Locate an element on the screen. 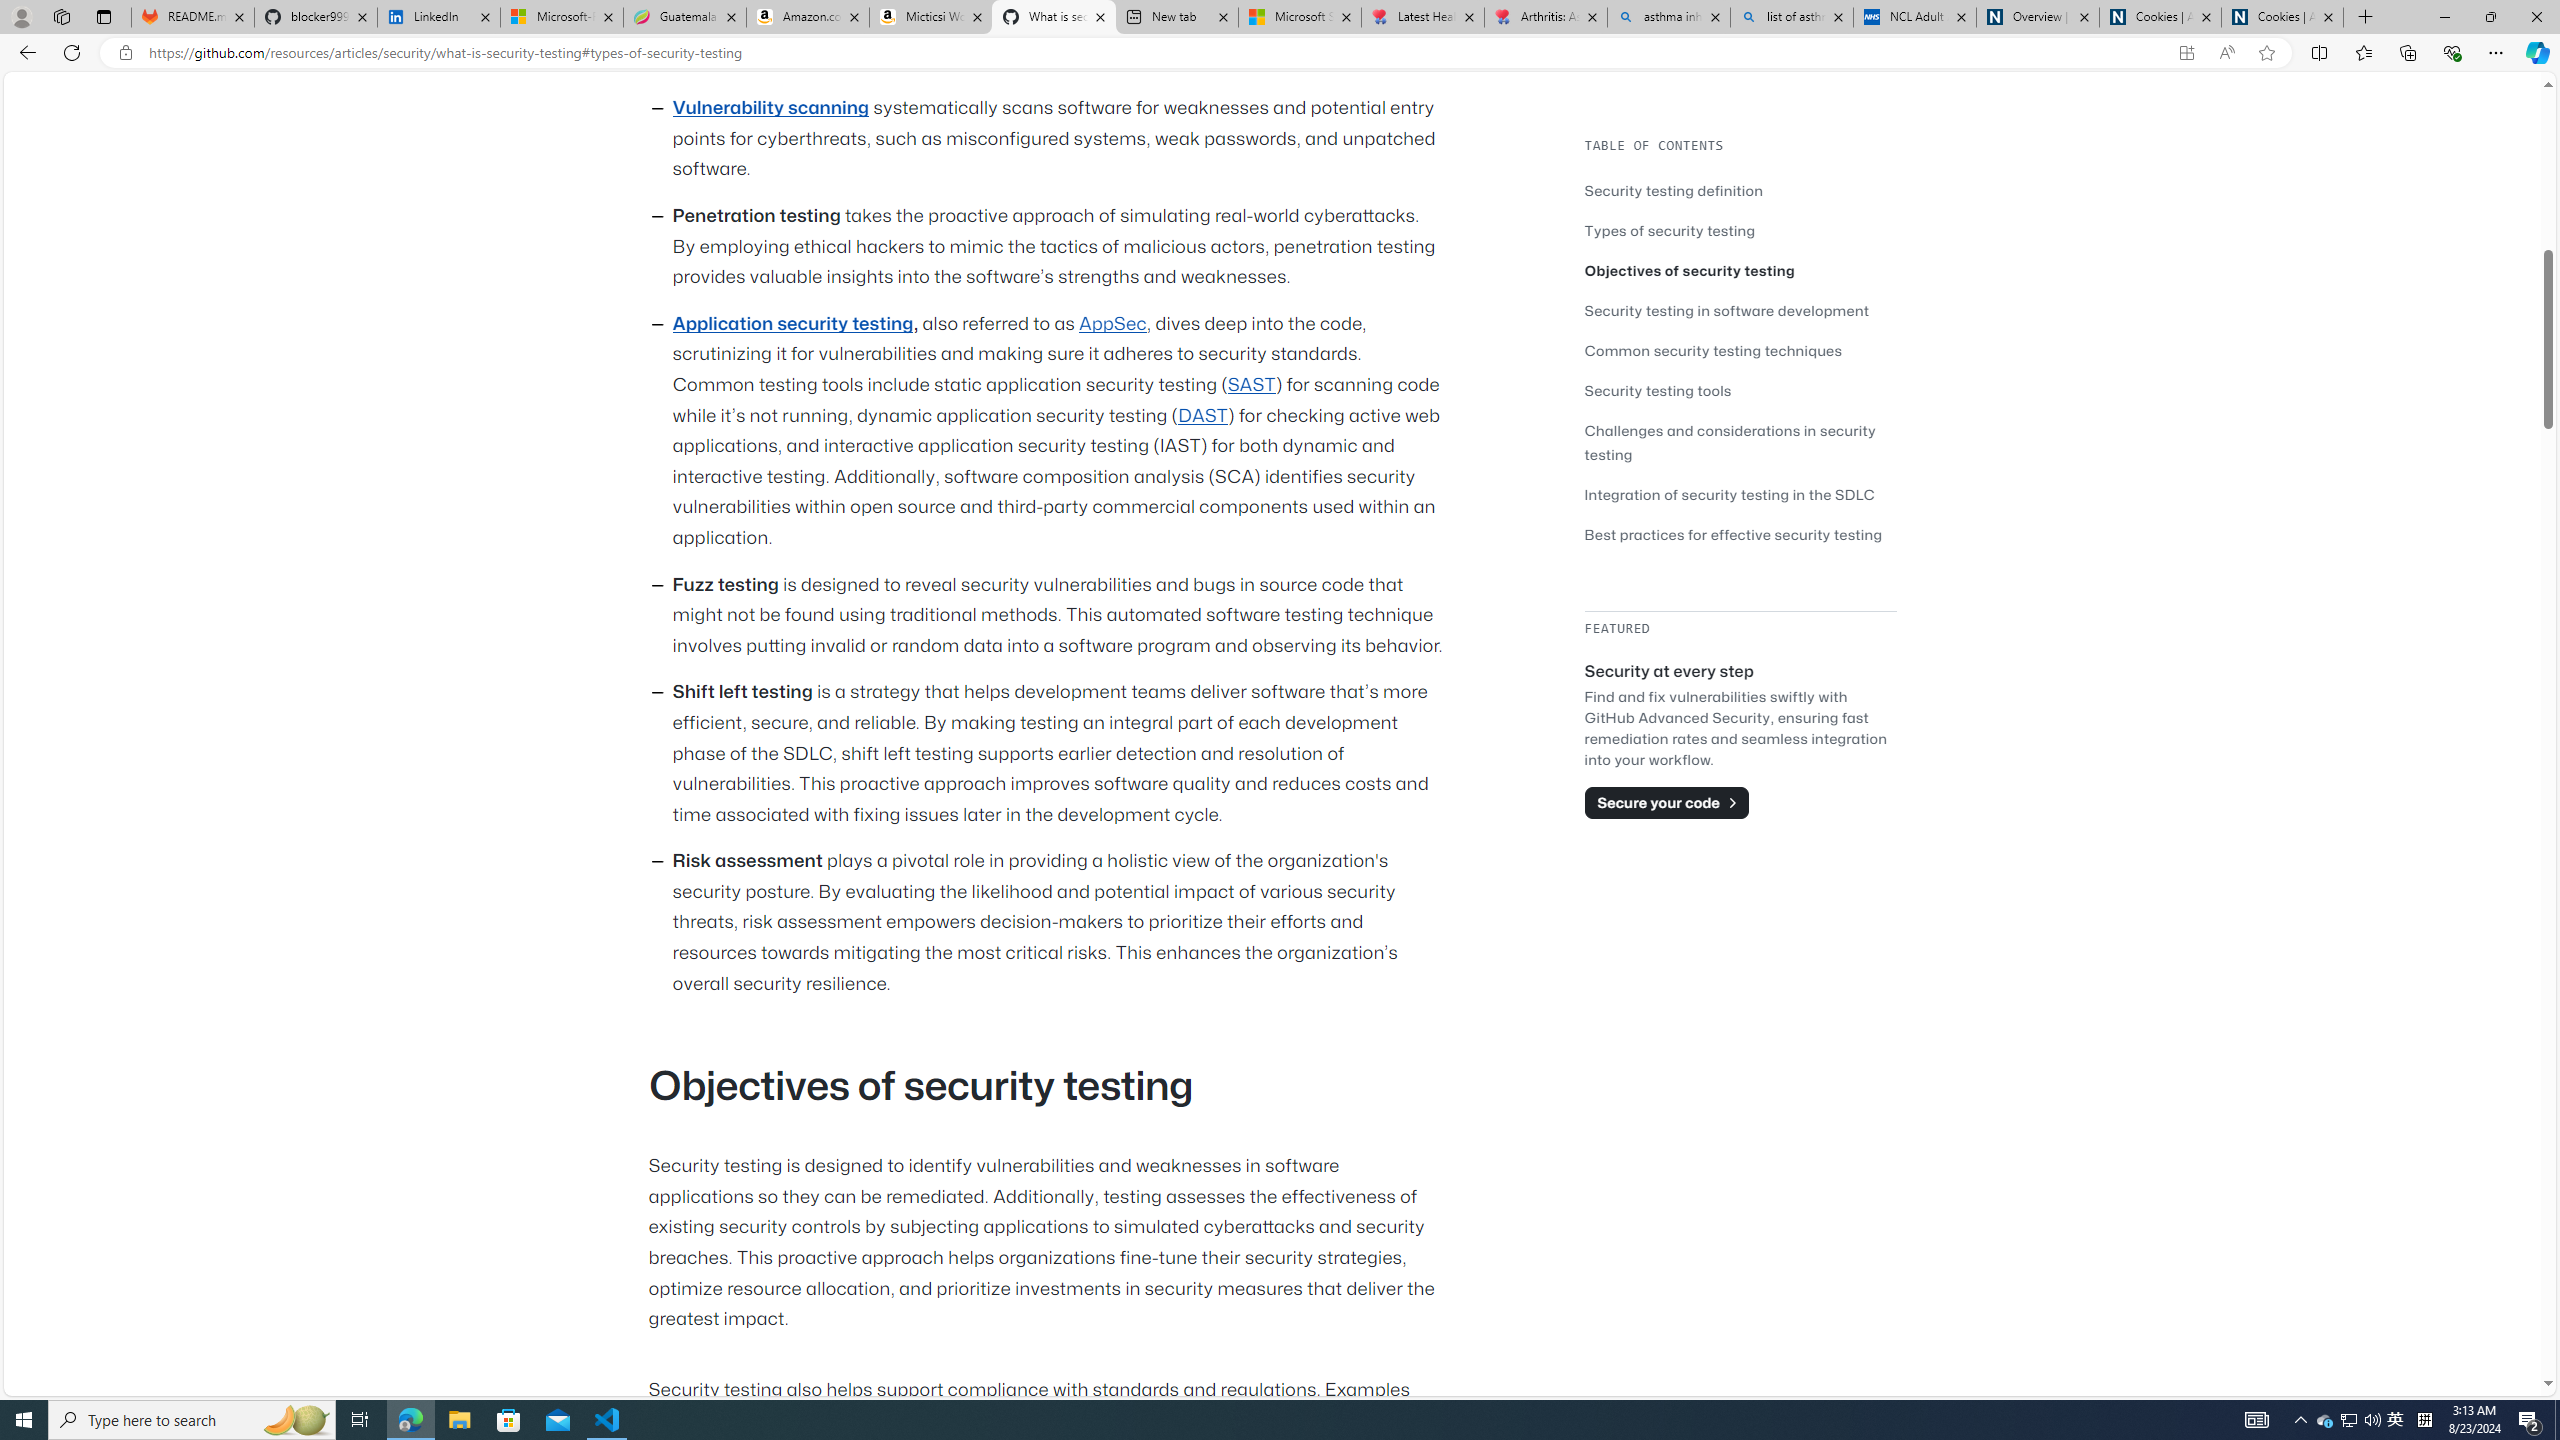 The image size is (2560, 1440). 'Application security testing' is located at coordinates (791, 323).